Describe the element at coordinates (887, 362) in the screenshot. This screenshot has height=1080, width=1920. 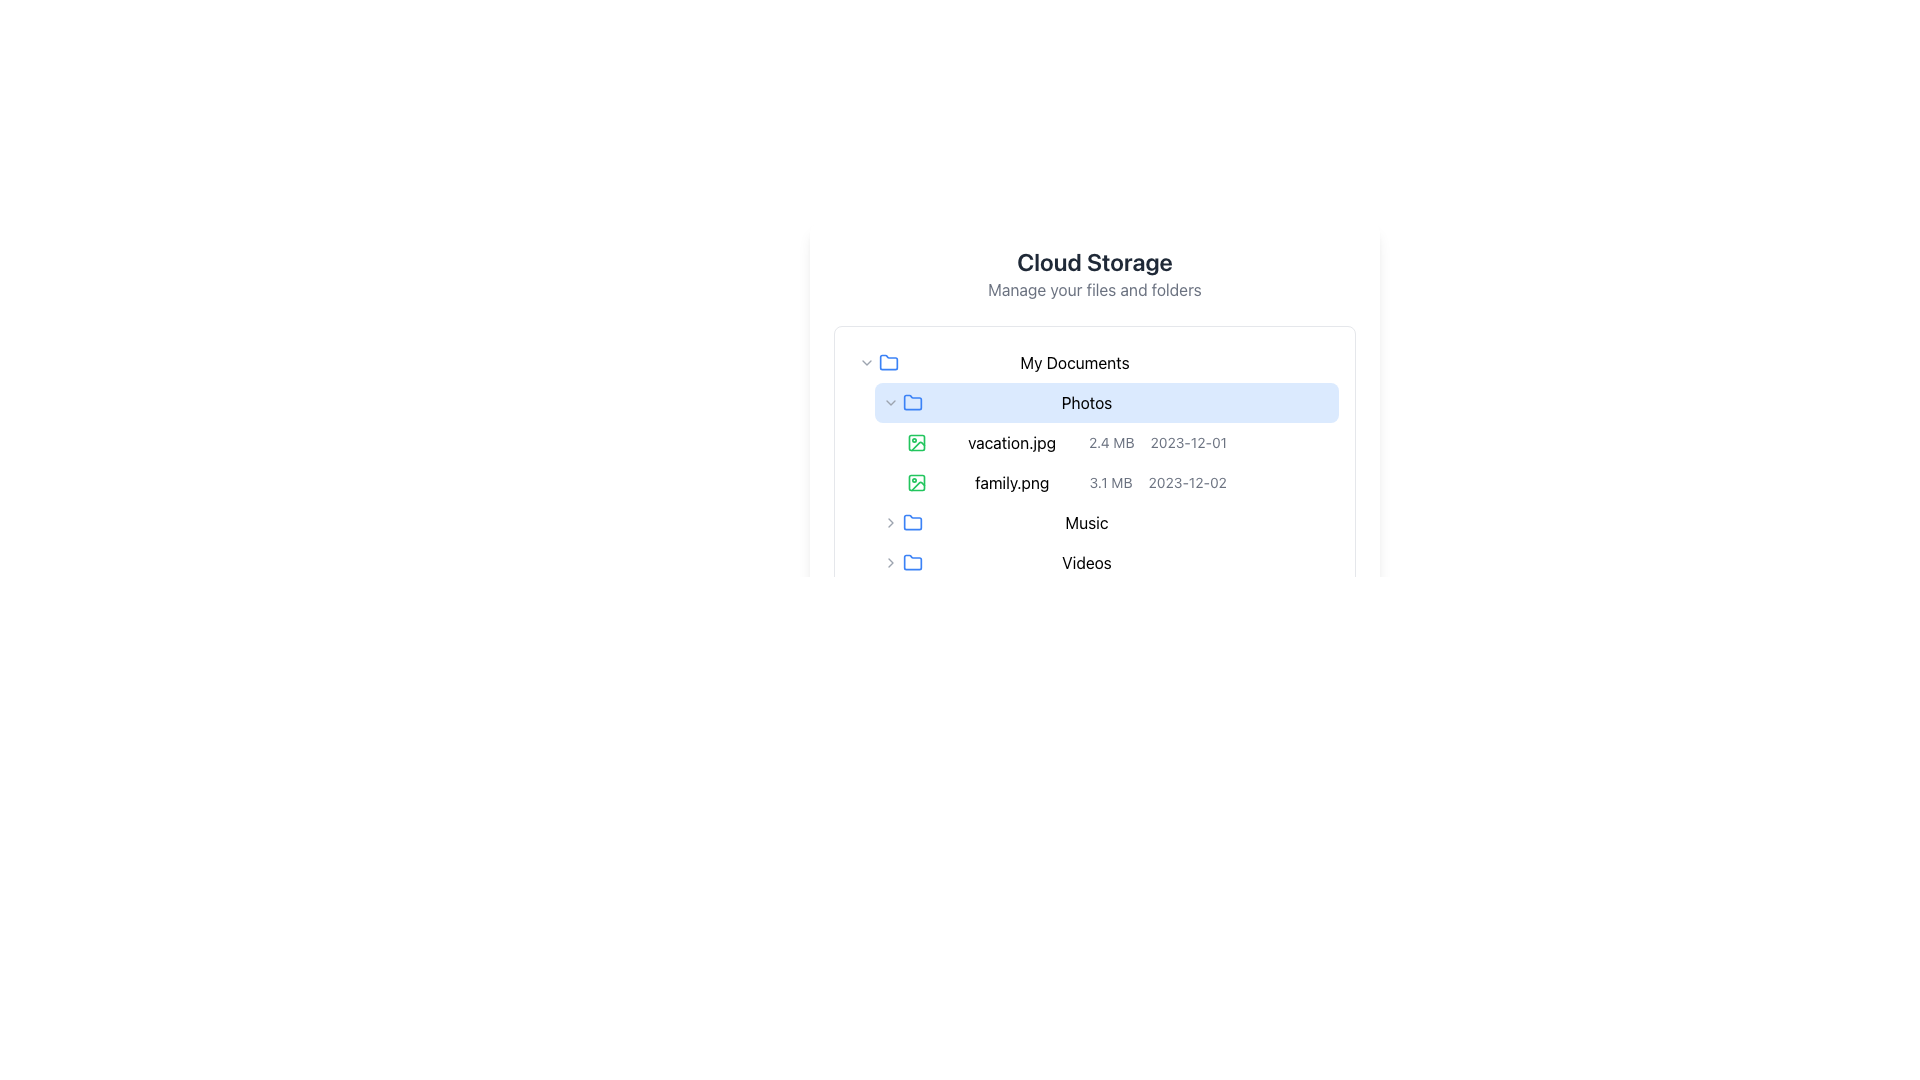
I see `the folder icon representing 'Photos' to interact with its associated function in the user interface` at that location.